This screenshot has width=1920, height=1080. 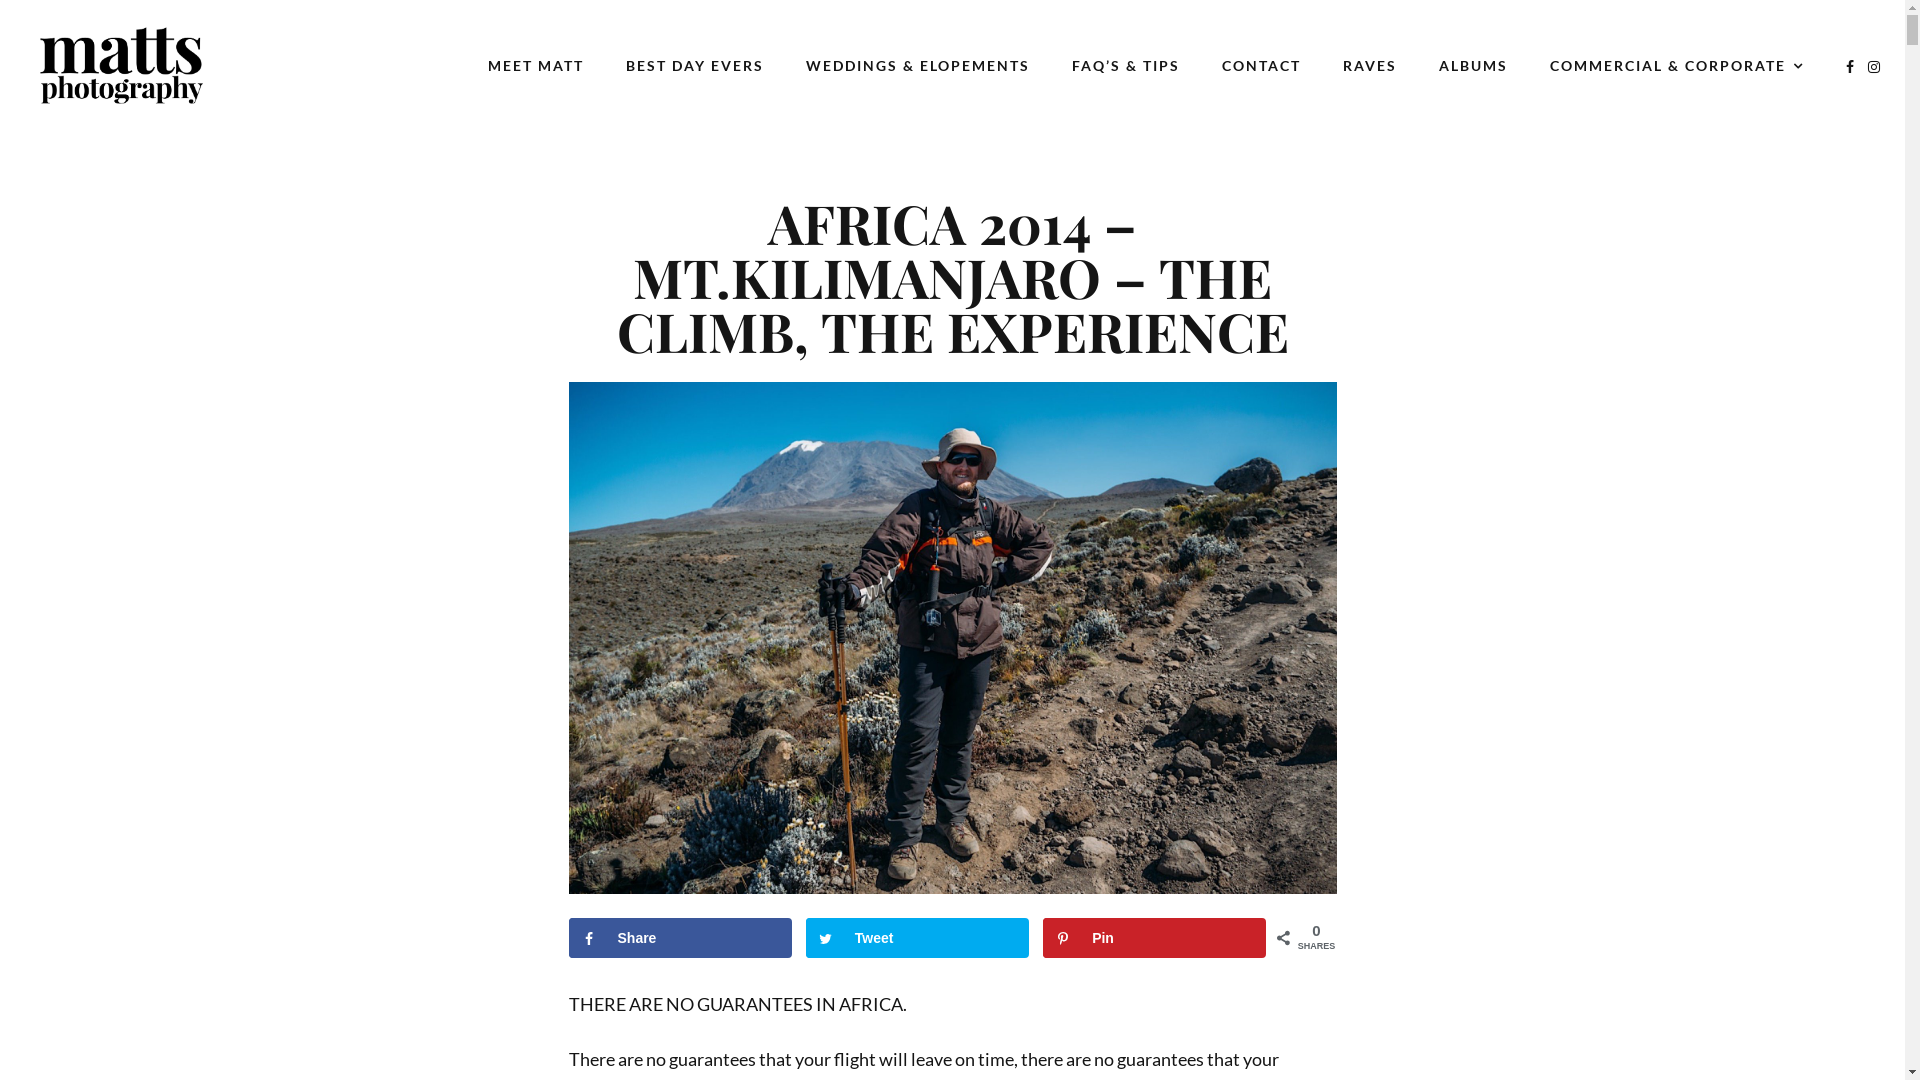 What do you see at coordinates (1549, 64) in the screenshot?
I see `'COMMERCIAL & CORPORATE'` at bounding box center [1549, 64].